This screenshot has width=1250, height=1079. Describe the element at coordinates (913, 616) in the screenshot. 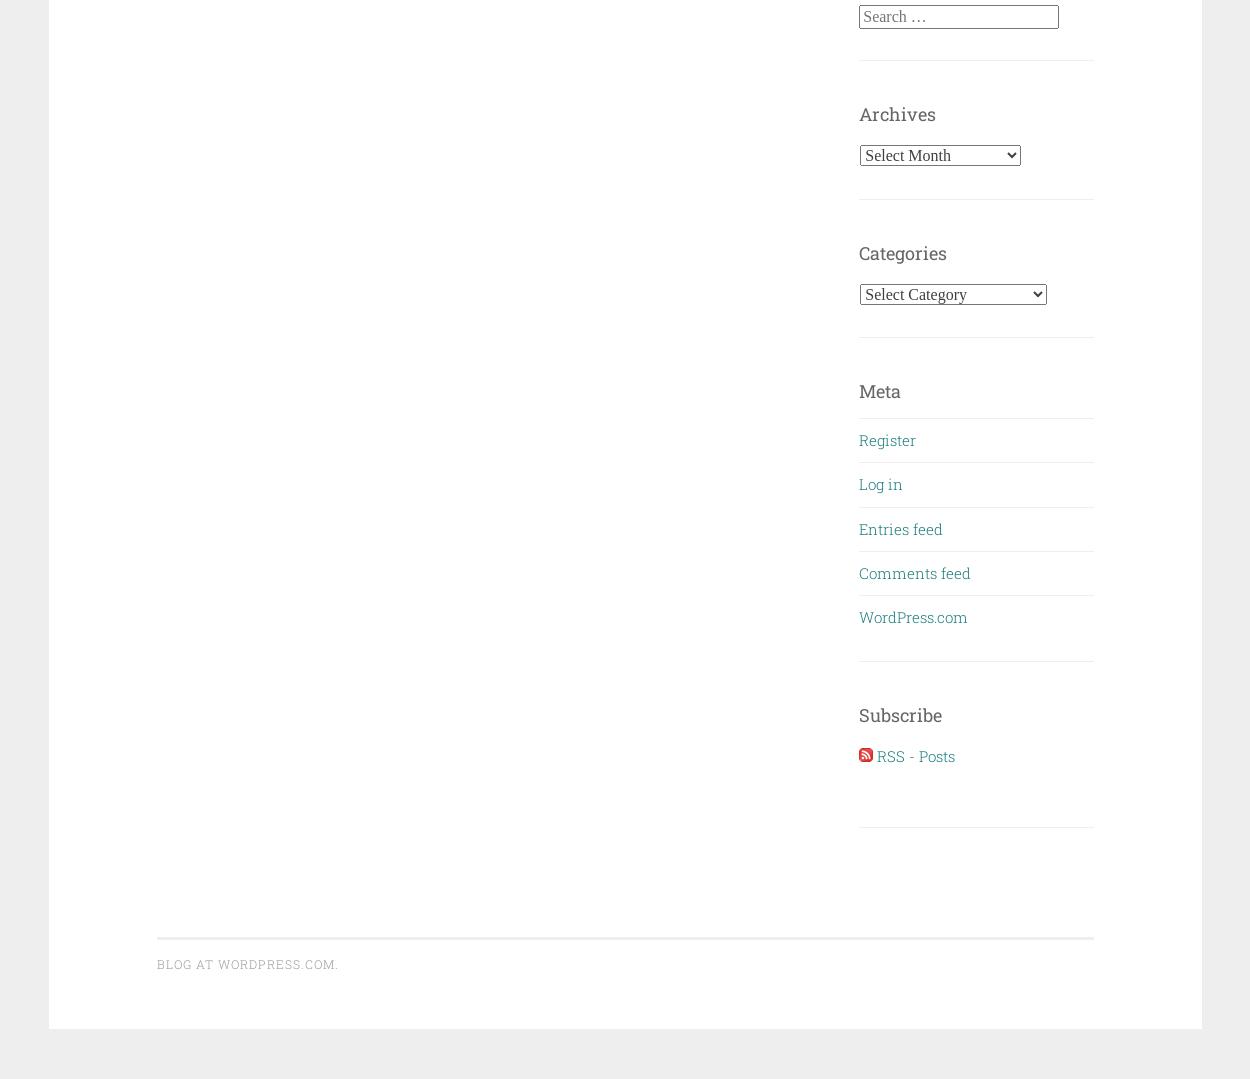

I see `'WordPress.com'` at that location.